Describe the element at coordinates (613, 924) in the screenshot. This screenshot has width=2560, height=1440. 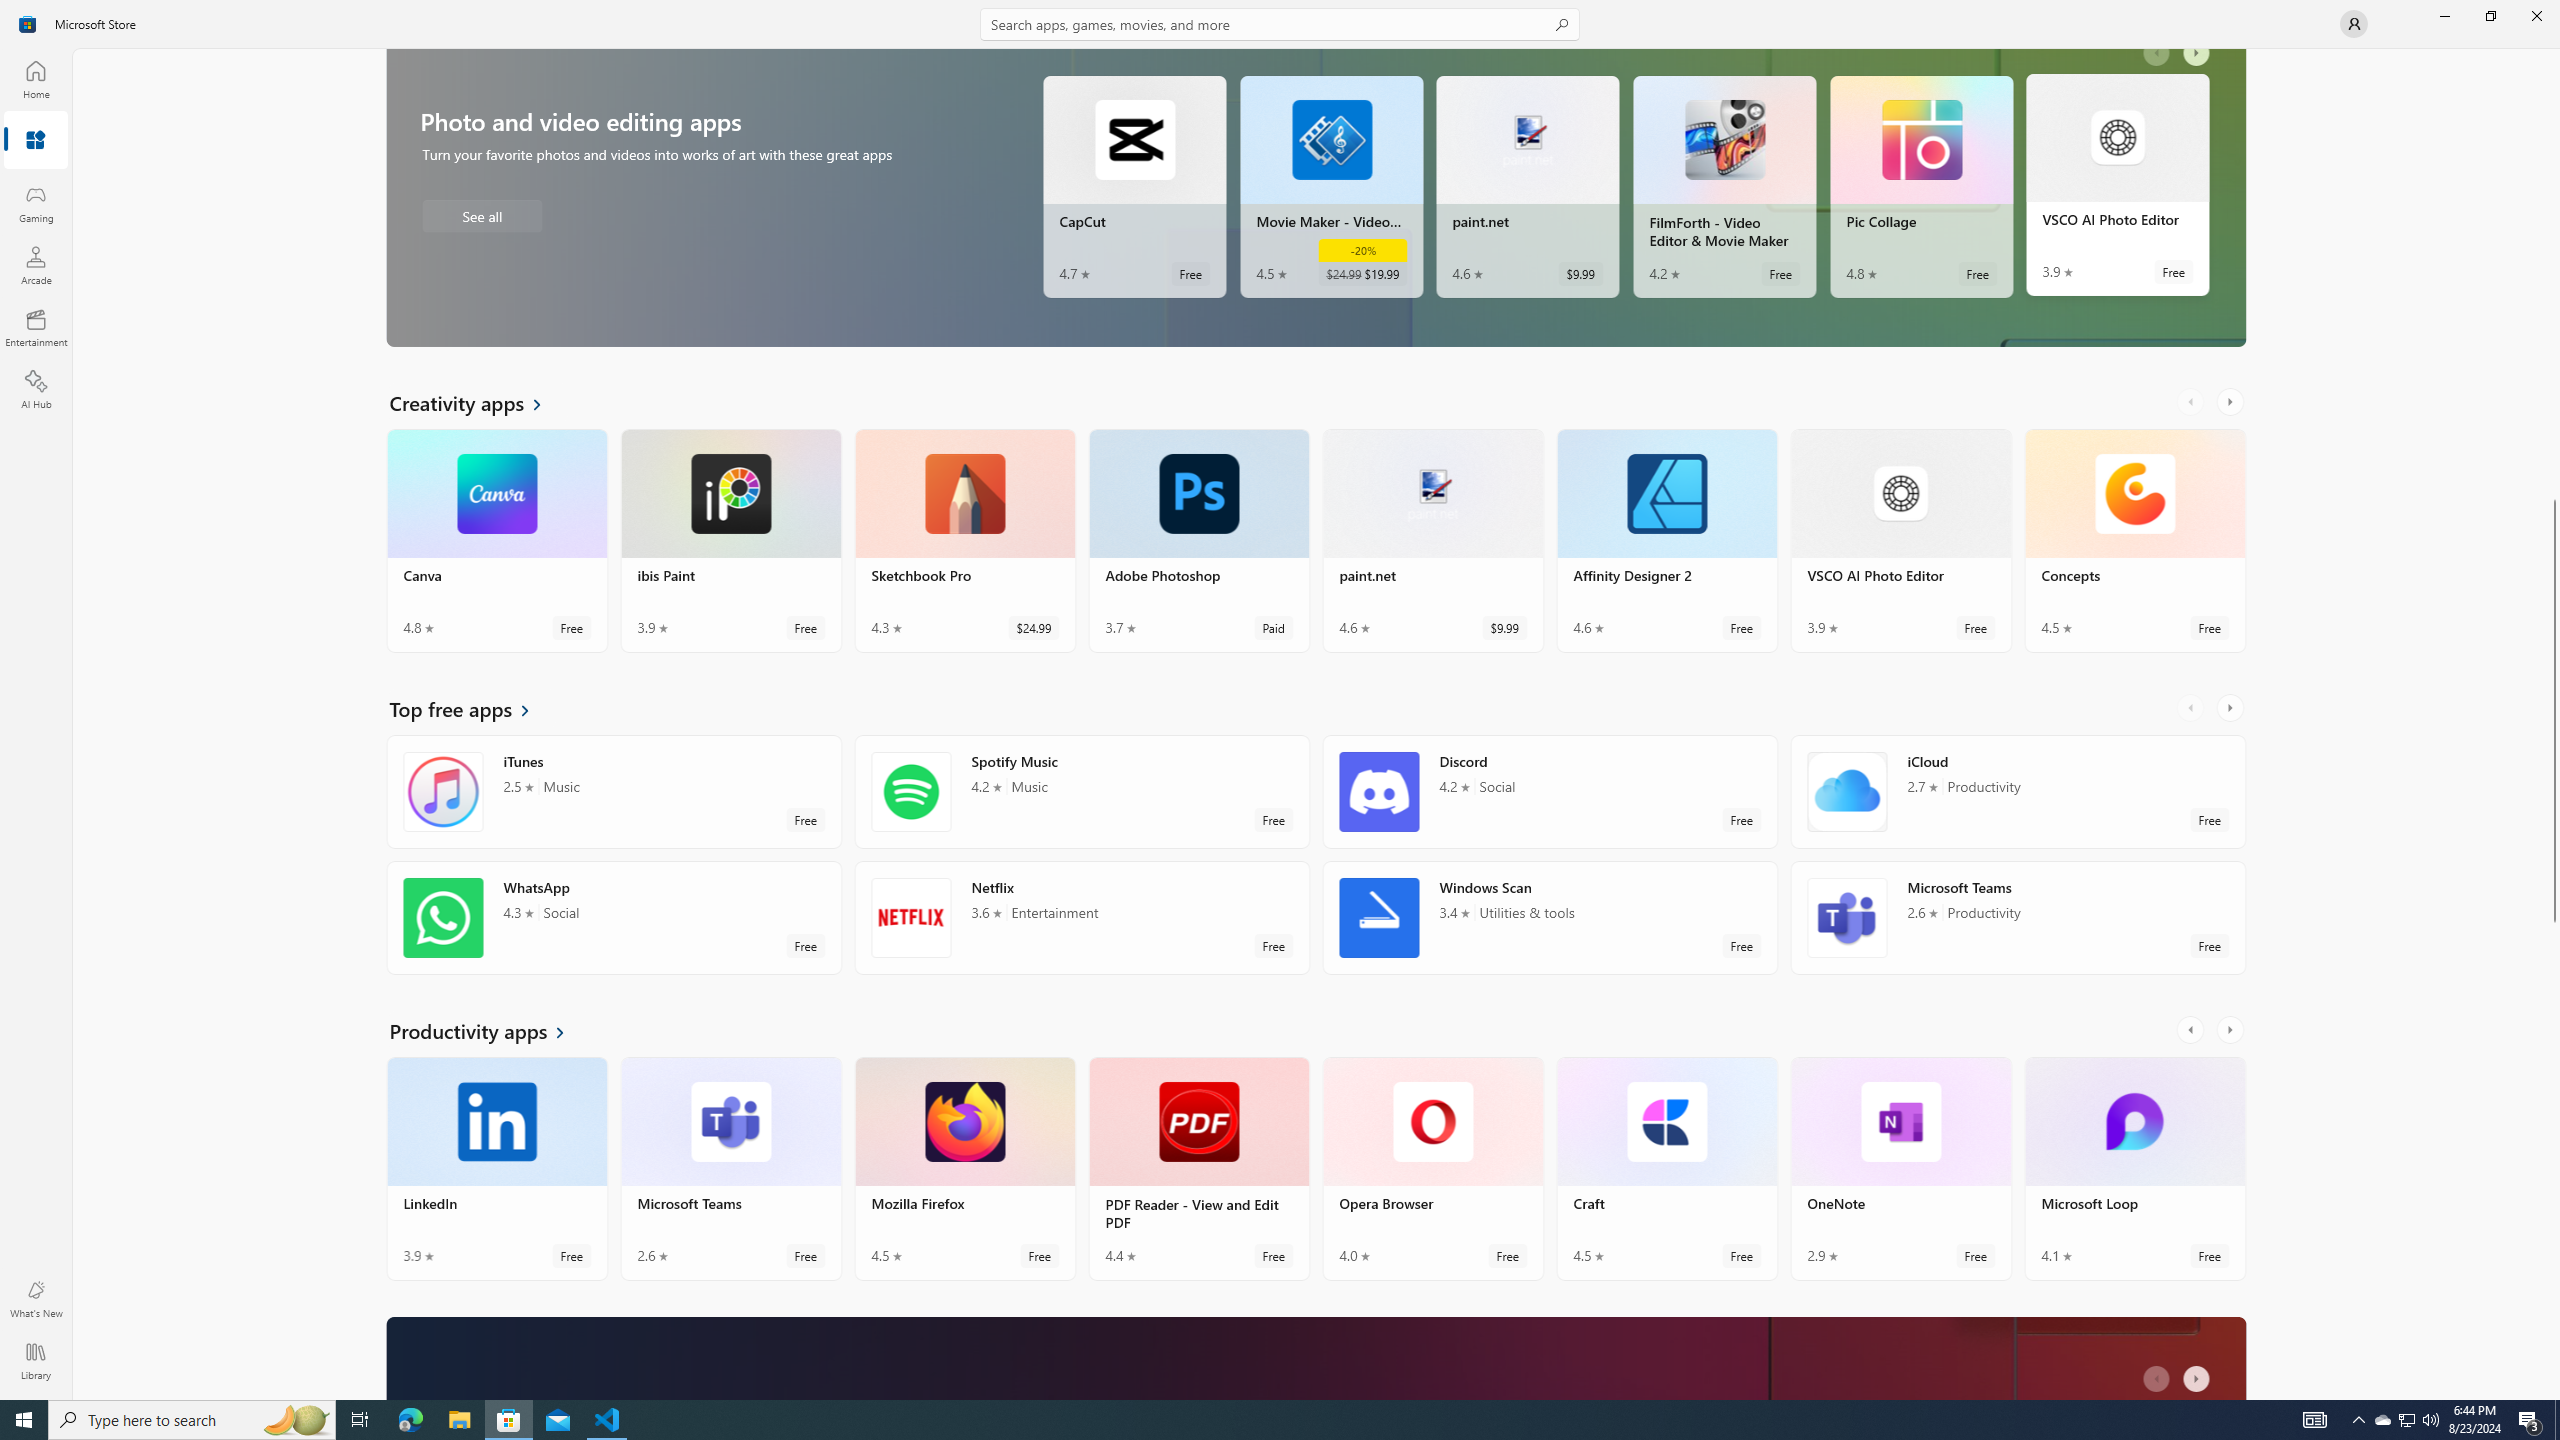
I see `'WhatsApp. Average rating of 4.3 out of five stars. Free  '` at that location.